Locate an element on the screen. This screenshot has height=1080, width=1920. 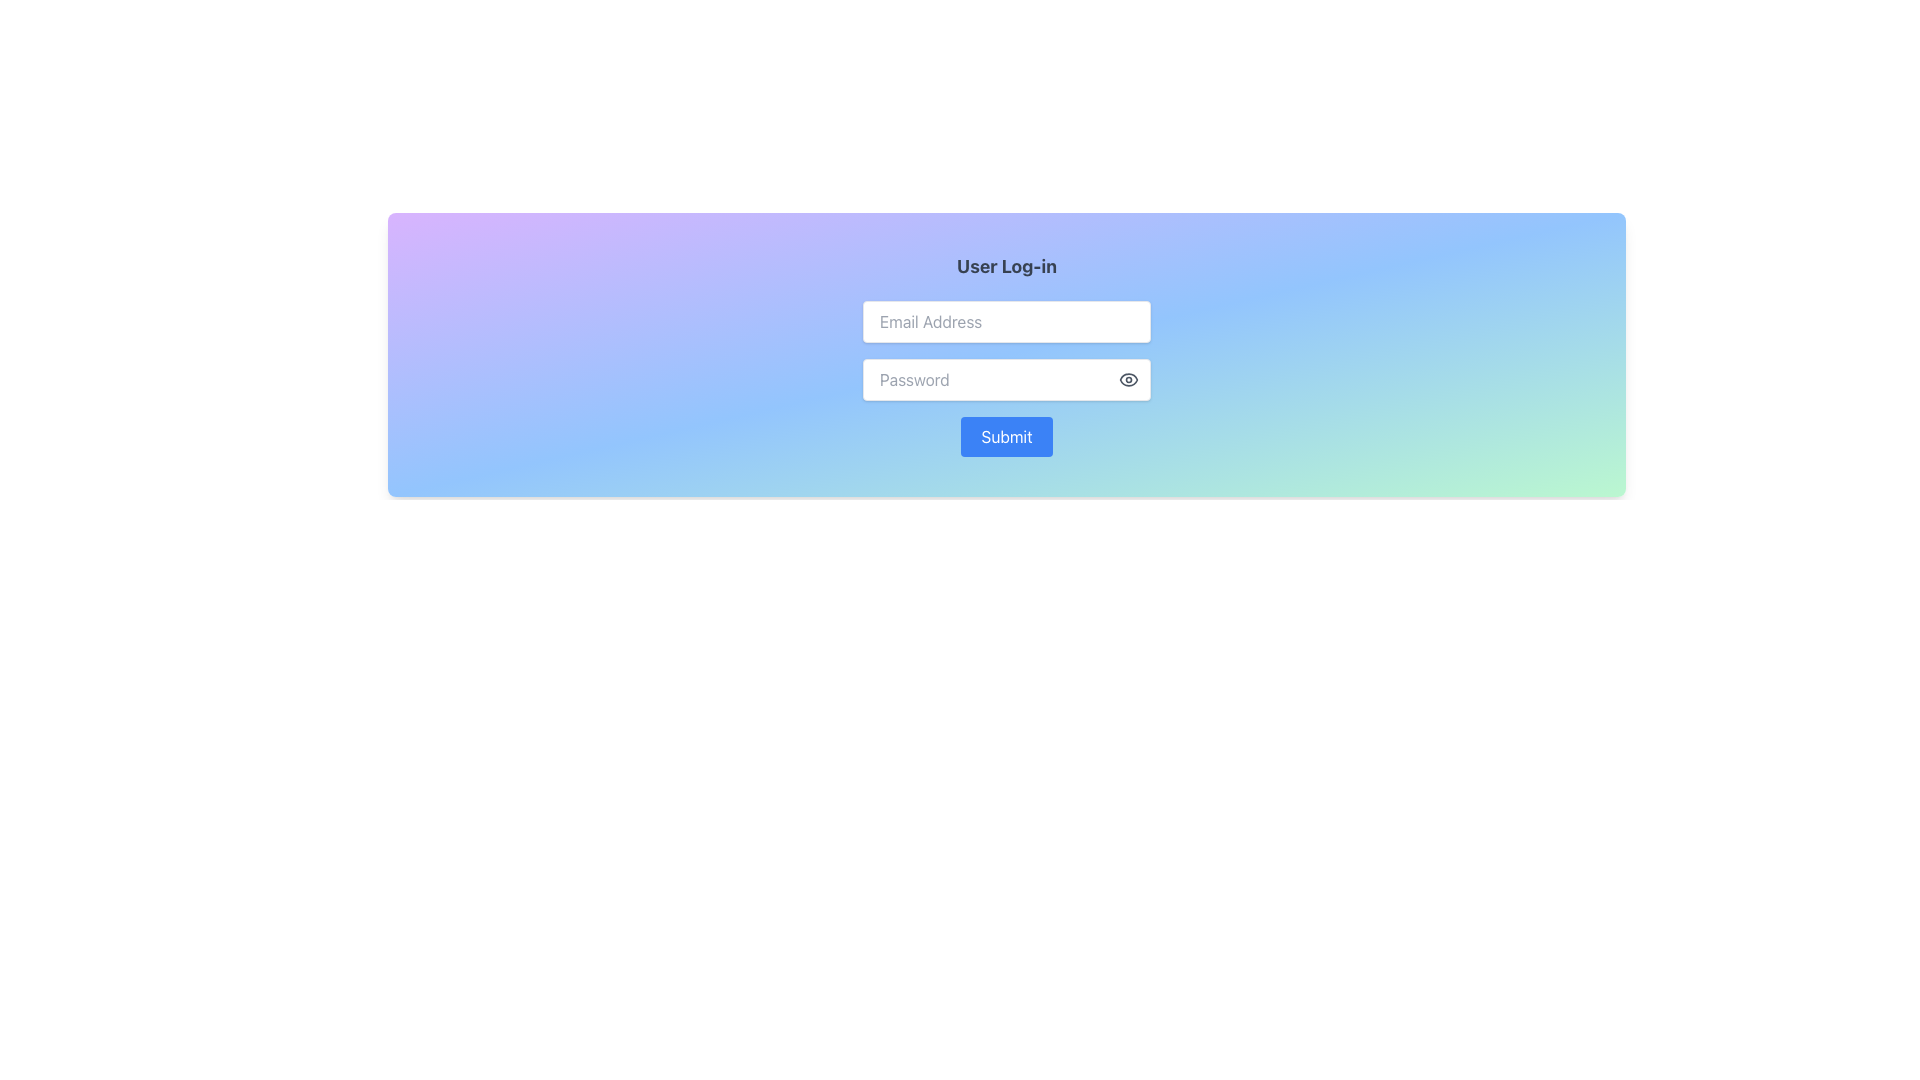
the submit button located below the password input field is located at coordinates (1007, 435).